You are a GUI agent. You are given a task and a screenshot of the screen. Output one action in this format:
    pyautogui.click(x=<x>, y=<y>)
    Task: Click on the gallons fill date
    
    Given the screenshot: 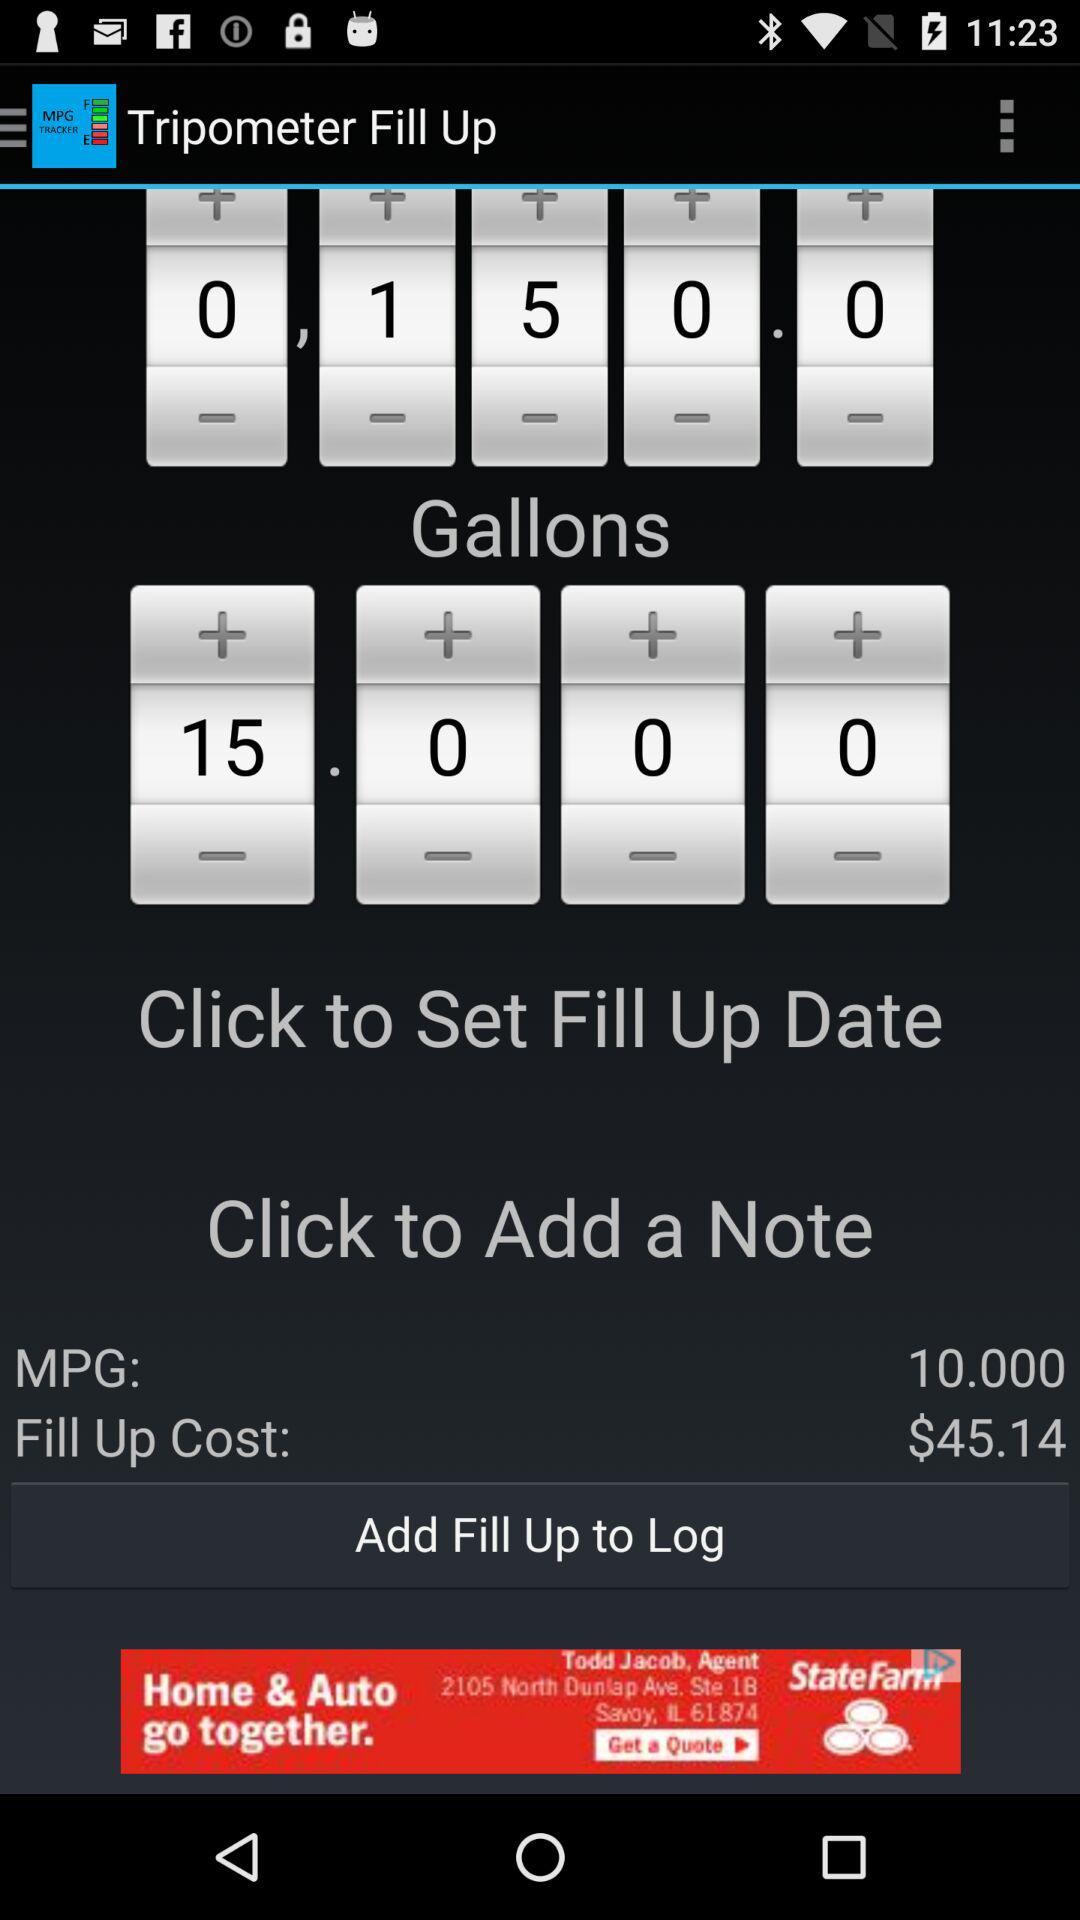 What is the action you would take?
    pyautogui.click(x=447, y=629)
    